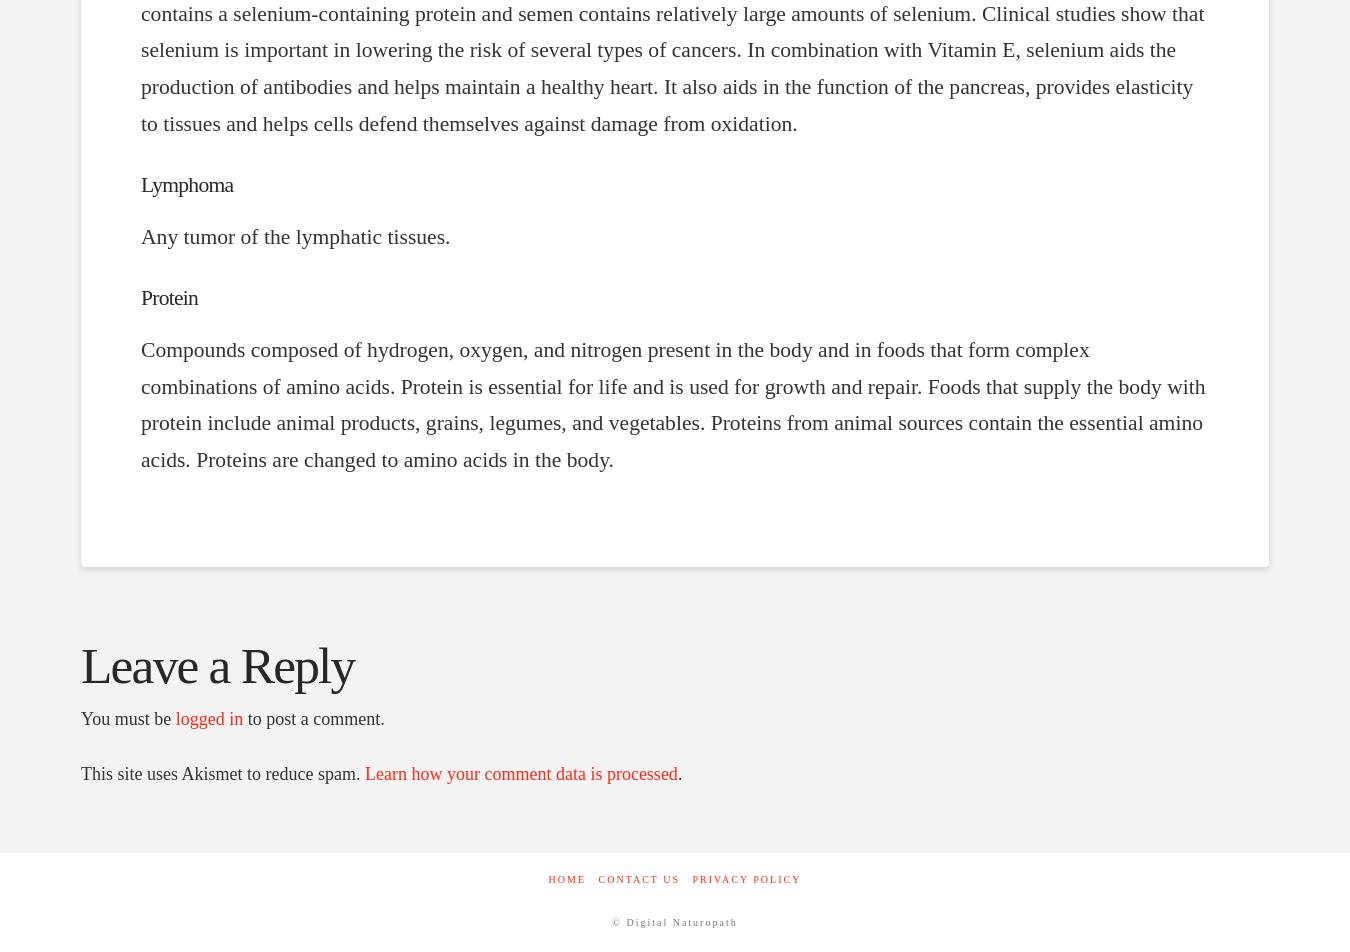 This screenshot has height=952, width=1350. What do you see at coordinates (294, 236) in the screenshot?
I see `'Any tumor of the lymphatic tissues.'` at bounding box center [294, 236].